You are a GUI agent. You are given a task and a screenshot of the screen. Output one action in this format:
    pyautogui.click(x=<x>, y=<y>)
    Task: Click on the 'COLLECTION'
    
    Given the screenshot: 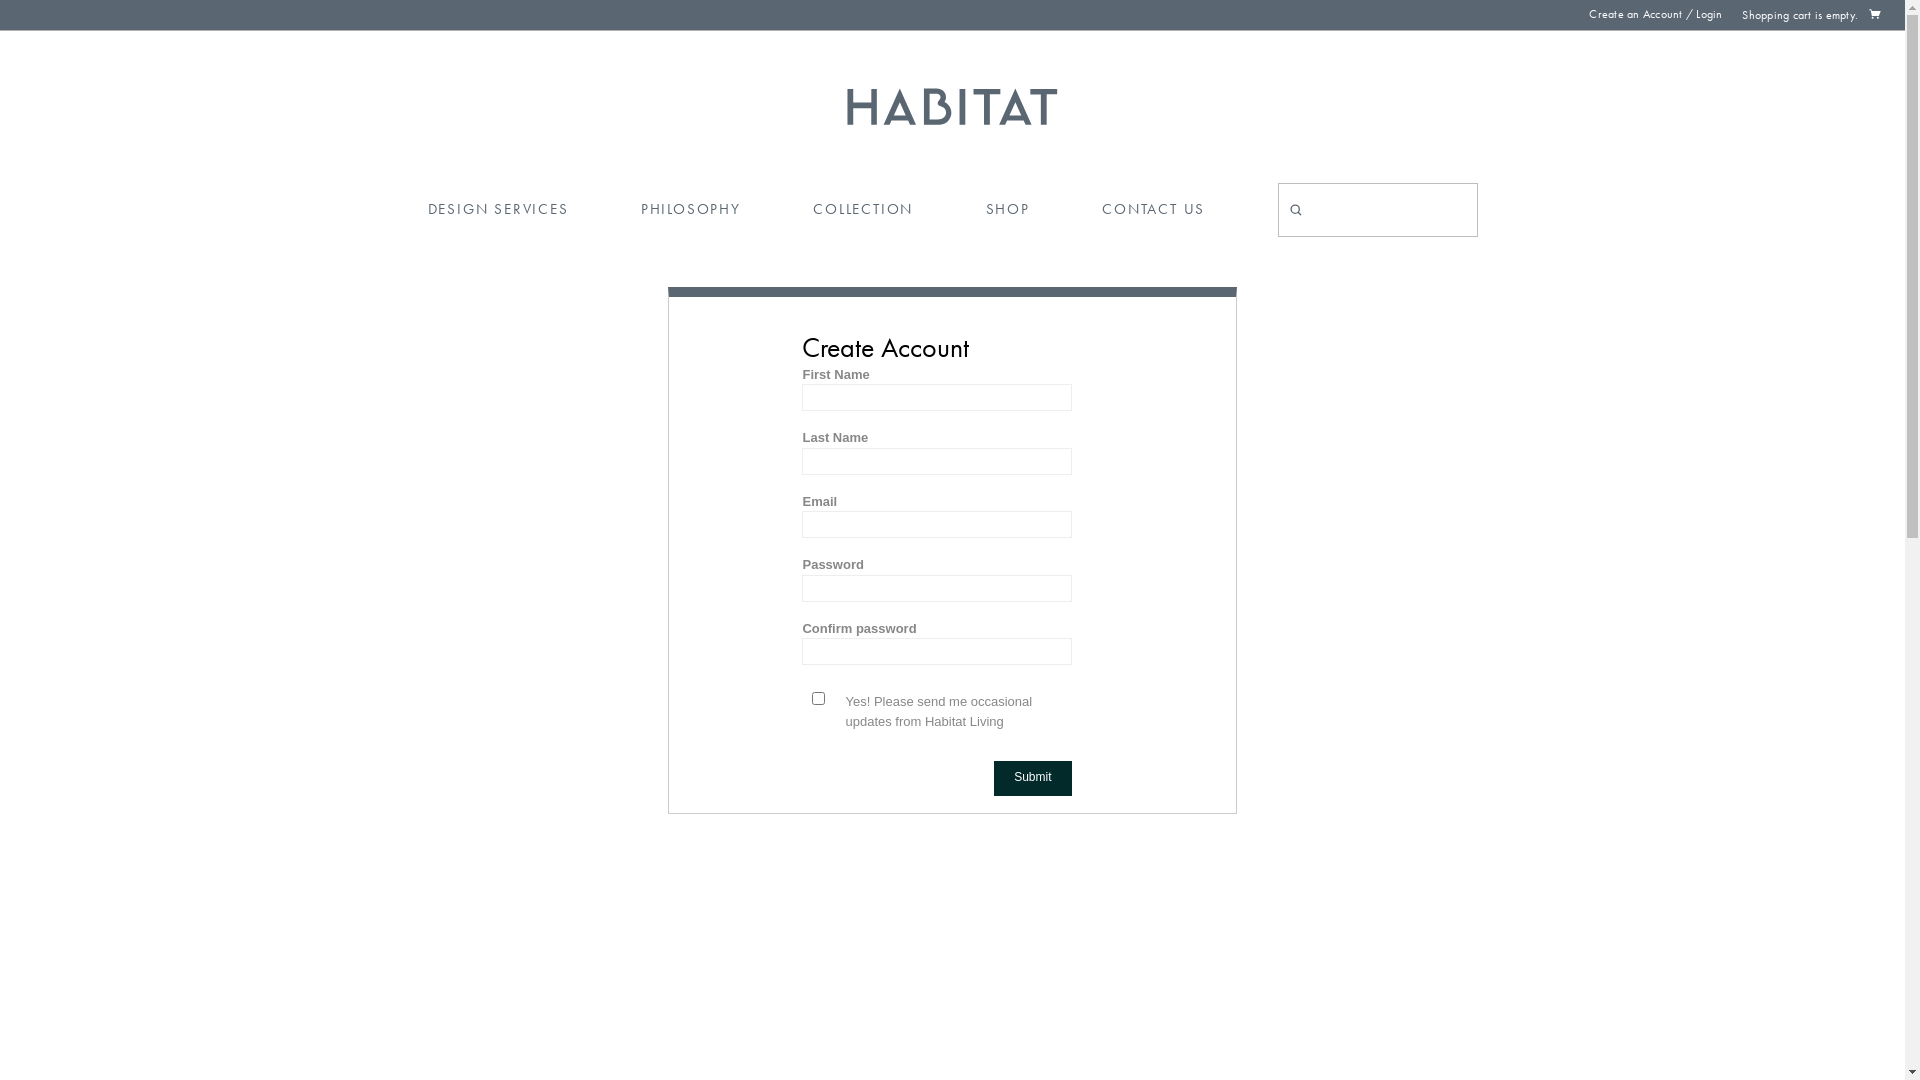 What is the action you would take?
    pyautogui.click(x=863, y=209)
    